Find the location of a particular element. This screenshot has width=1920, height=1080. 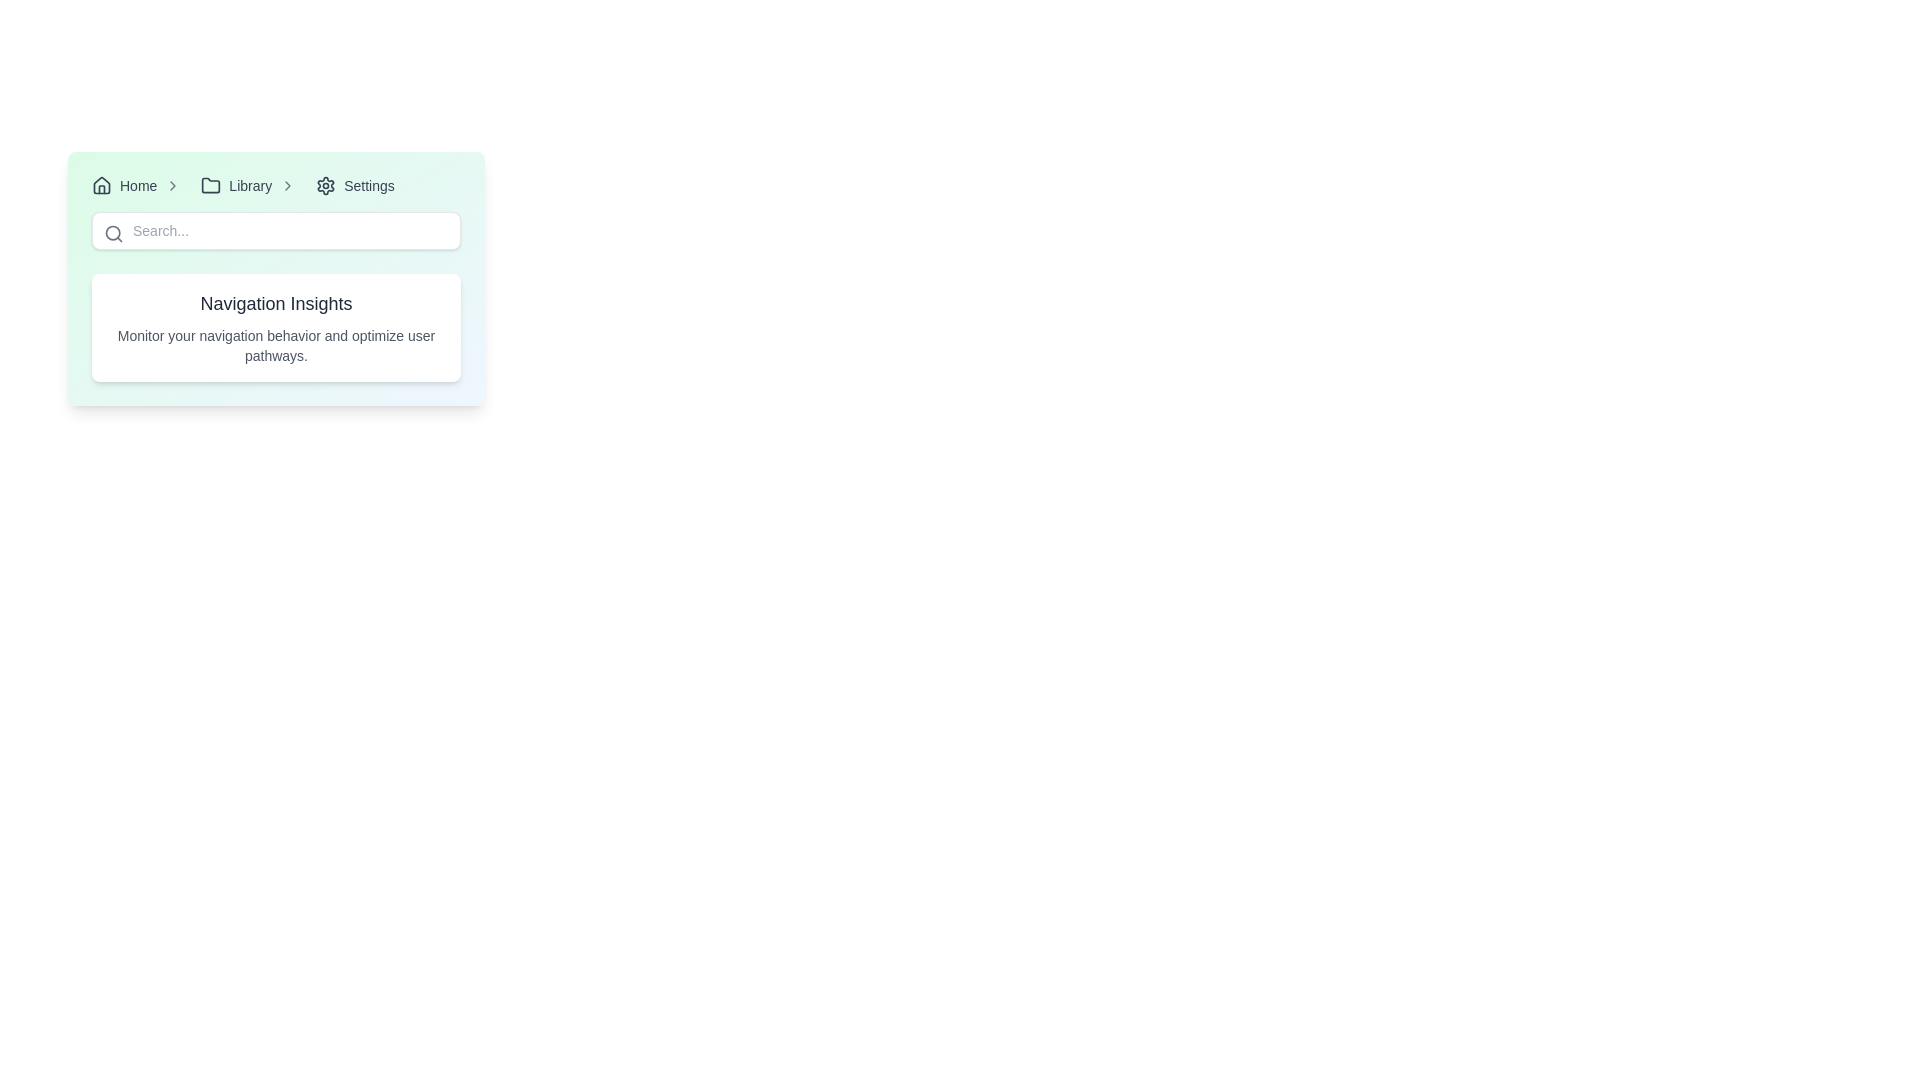

the 'Library' interactive navigation link, which is the second clickable item in the breadcrumb navigation and features a folder icon on the left, turning blue upon hover is located at coordinates (236, 185).